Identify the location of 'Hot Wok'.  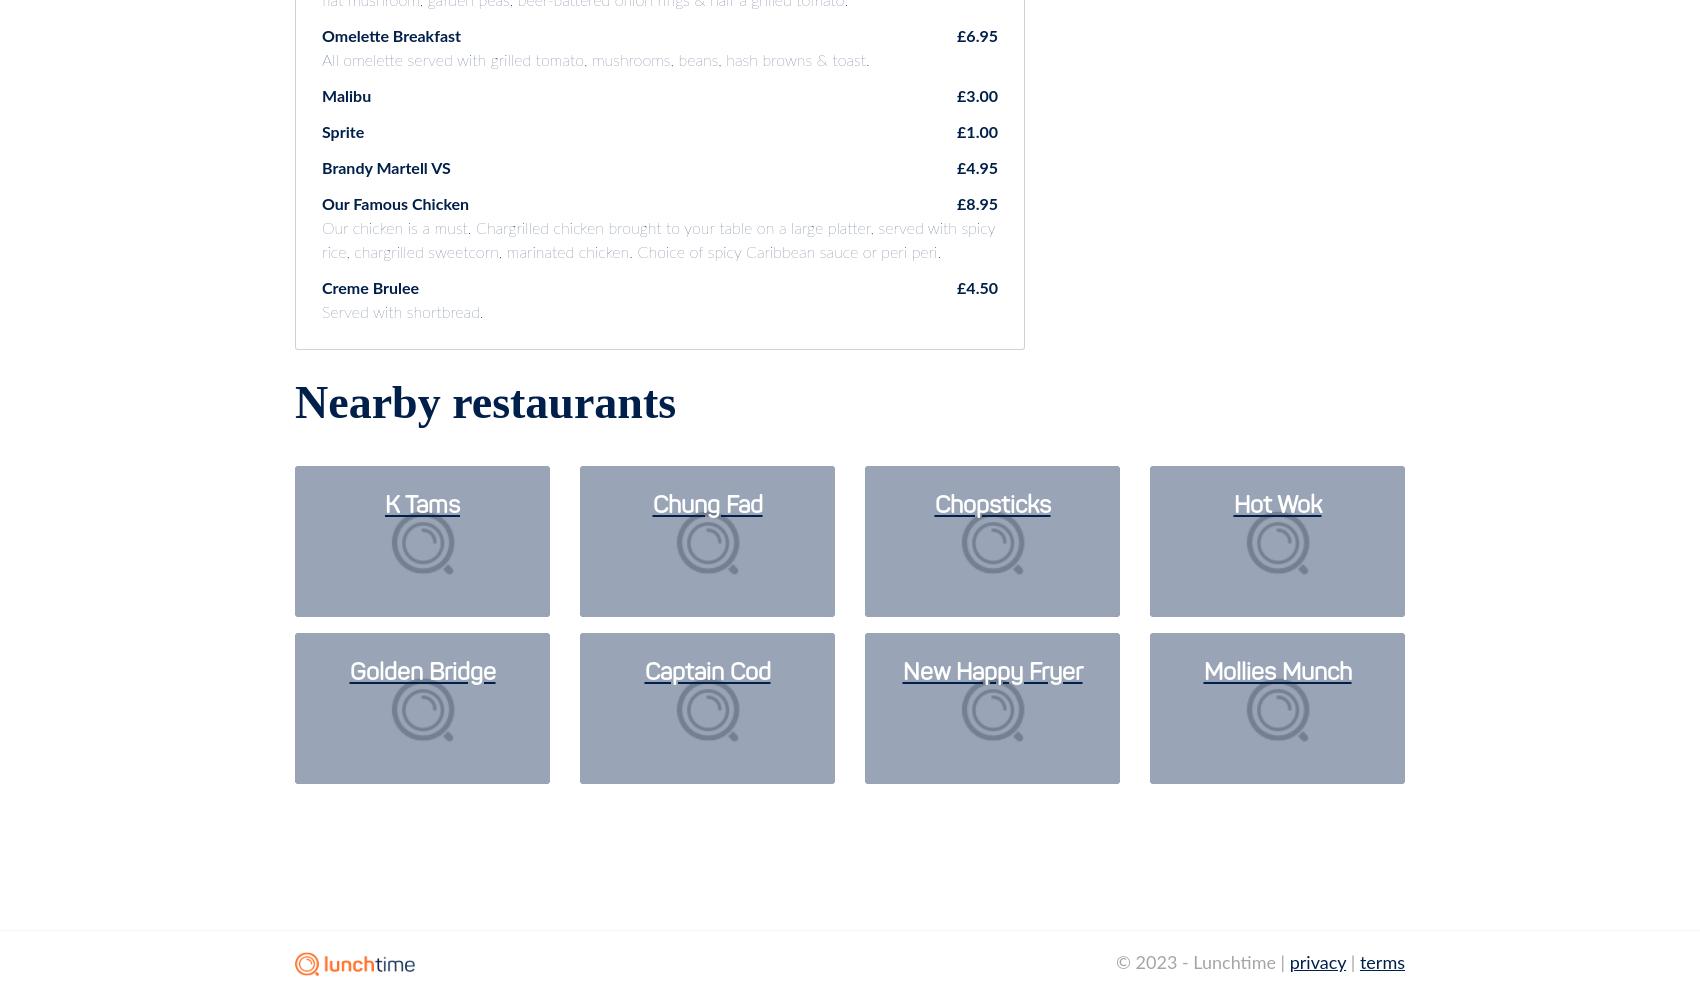
(1277, 506).